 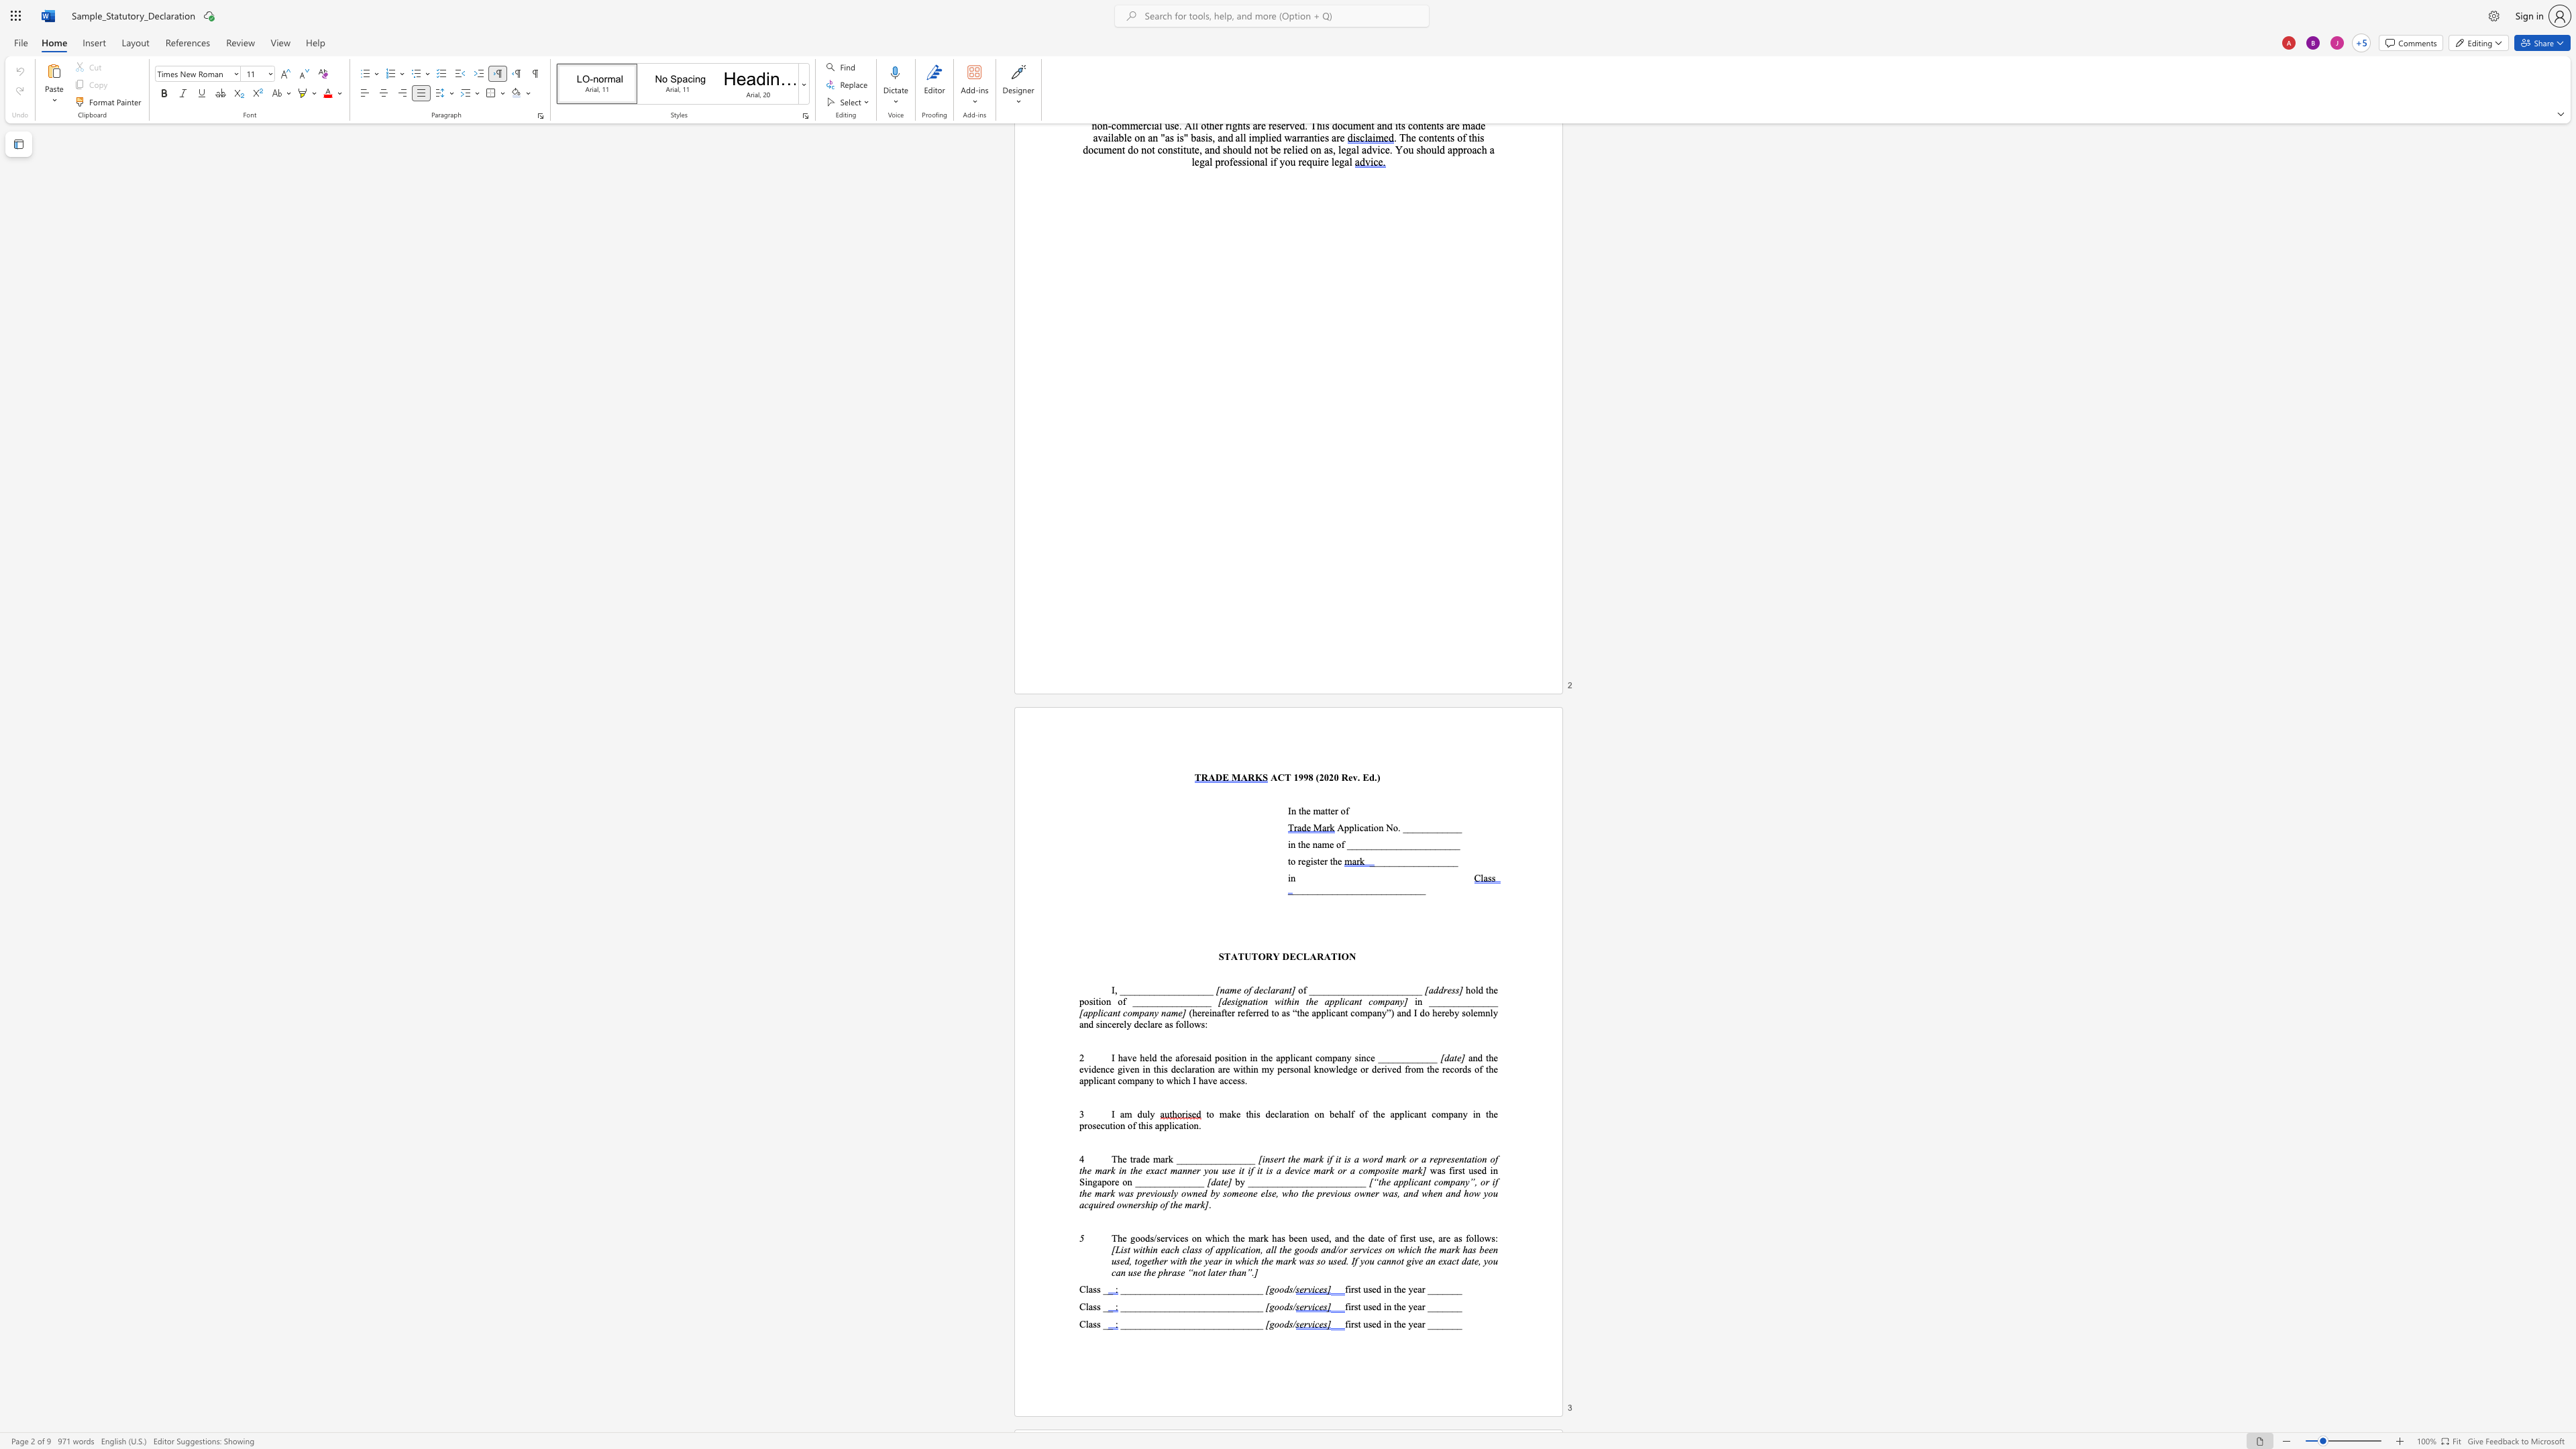 I want to click on the 9th character "_" in the text, so click(x=1289, y=1181).